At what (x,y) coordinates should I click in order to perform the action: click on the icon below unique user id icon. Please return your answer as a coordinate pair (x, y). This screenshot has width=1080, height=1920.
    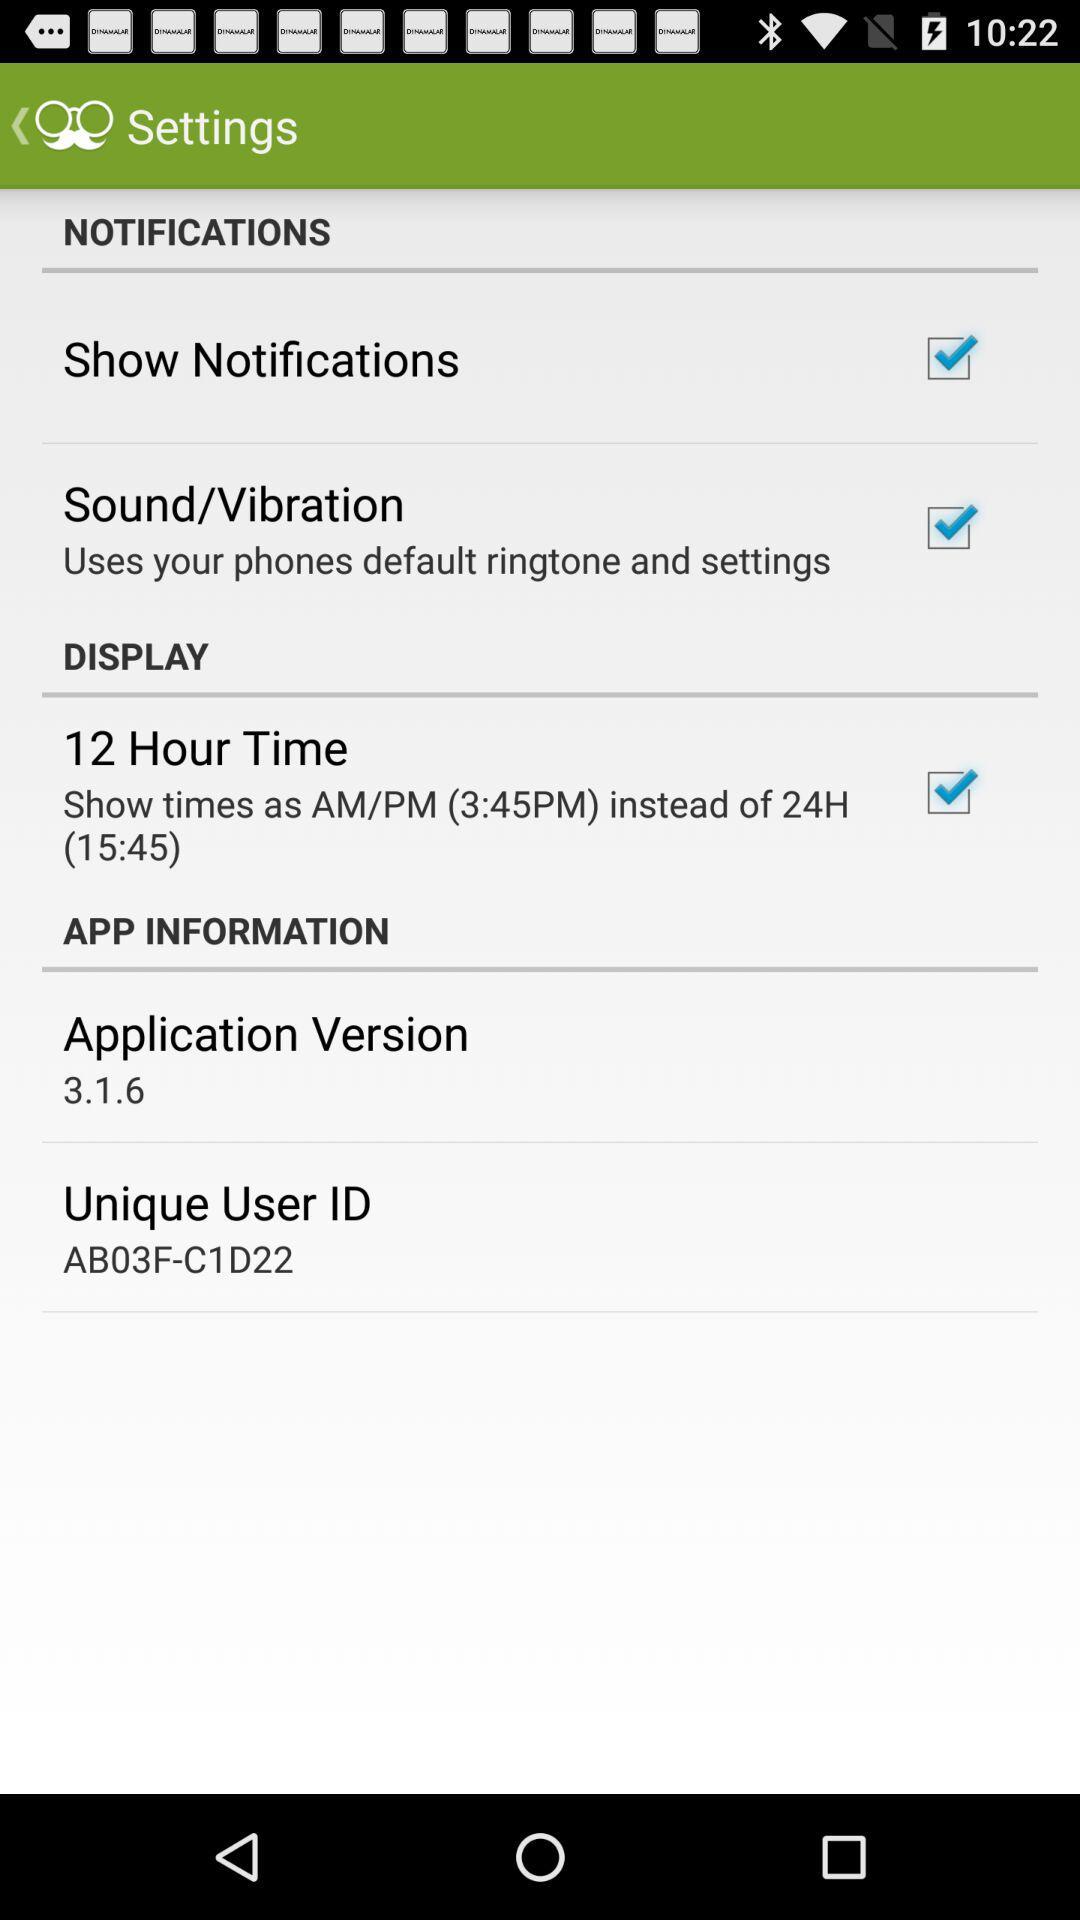
    Looking at the image, I should click on (177, 1257).